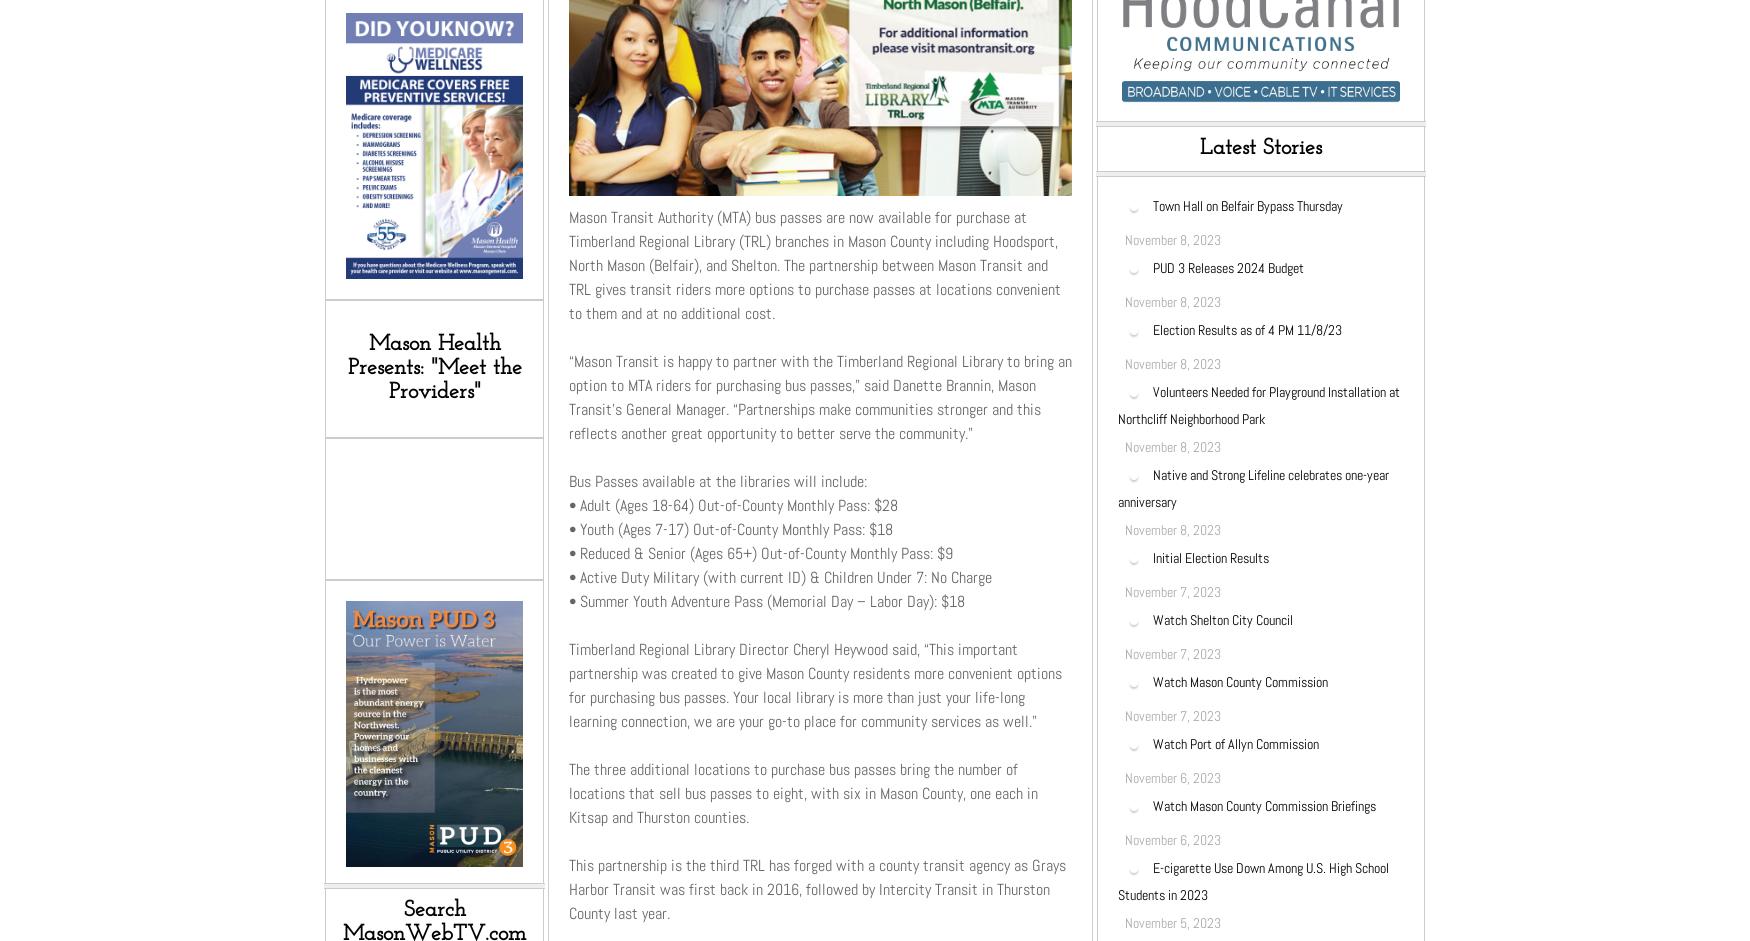 The width and height of the screenshot is (1750, 941). I want to click on 'Watch Mason County Commission Briefings', so click(1269, 805).